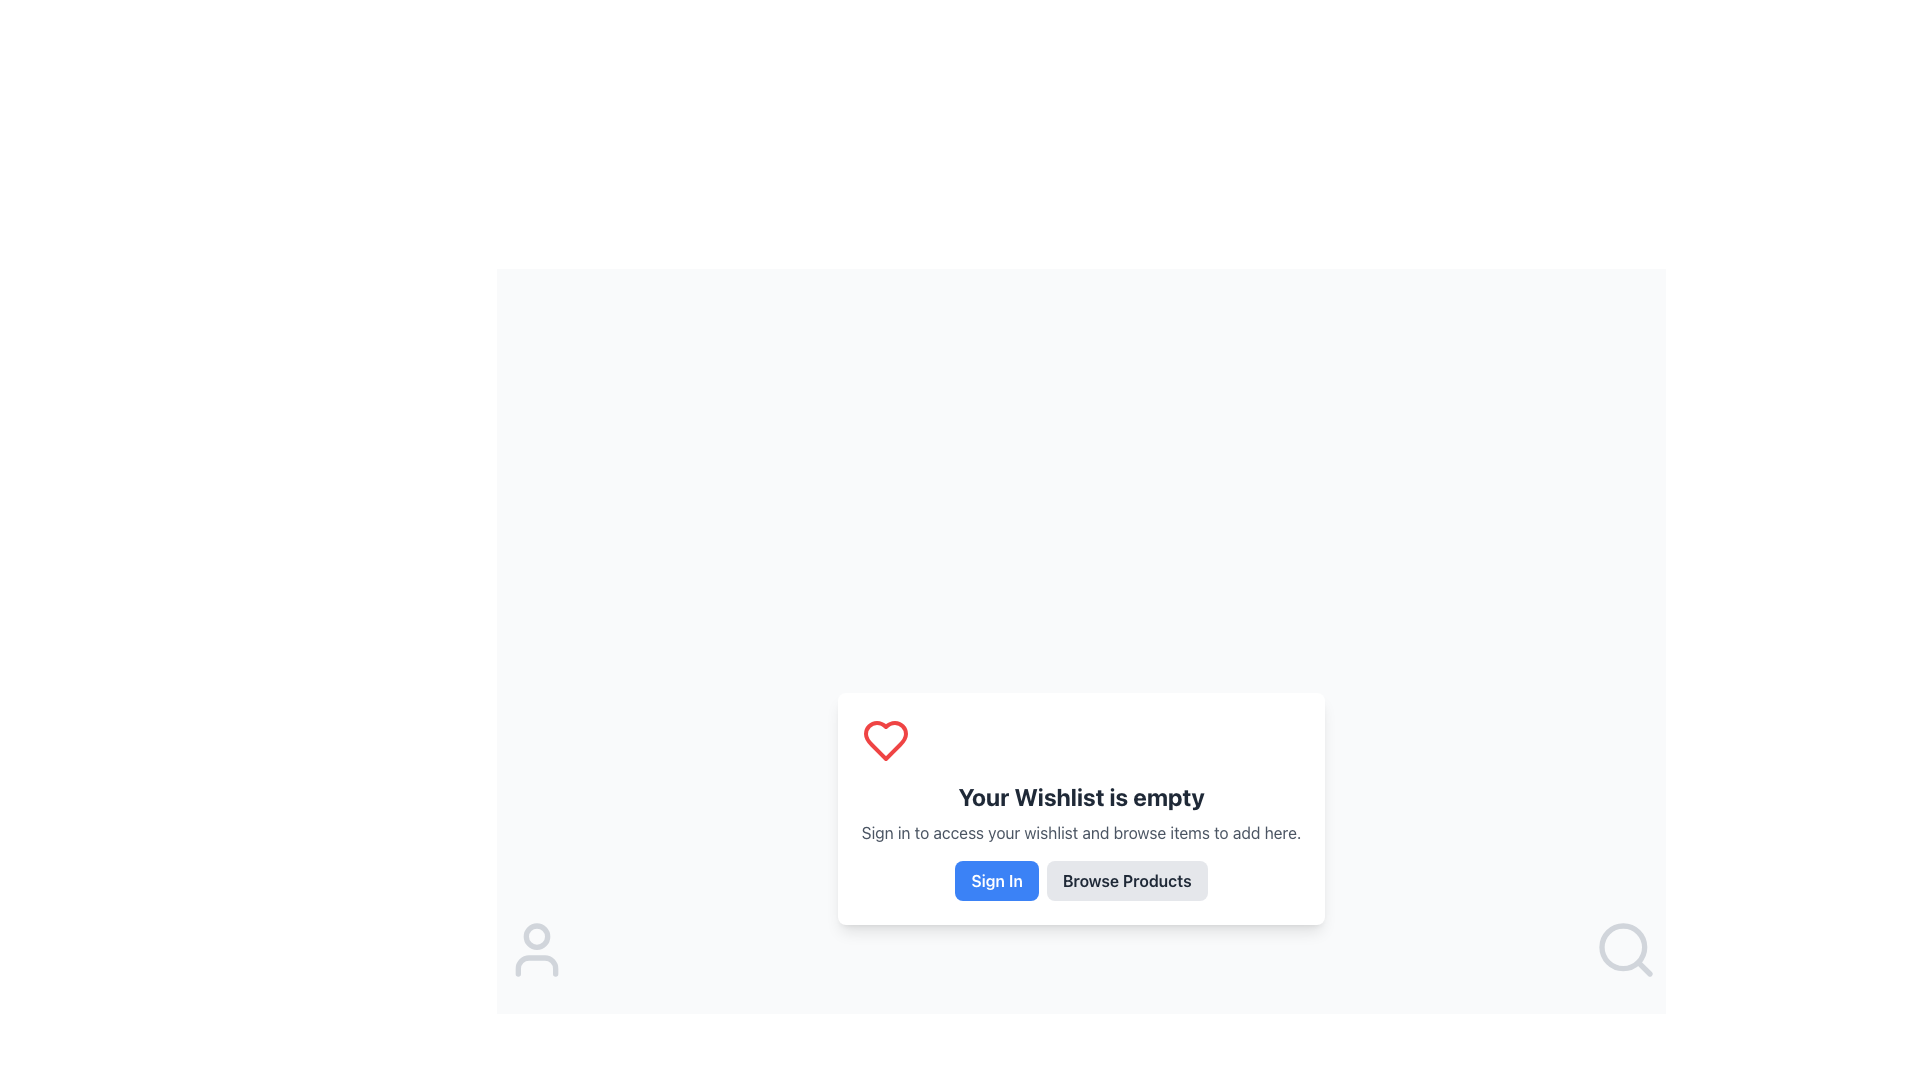 This screenshot has height=1080, width=1920. Describe the element at coordinates (997, 879) in the screenshot. I see `the 'Sign In' button, which is a rectangular button with rounded corners, blue background, and white text, located at the bottom center of a card element` at that location.